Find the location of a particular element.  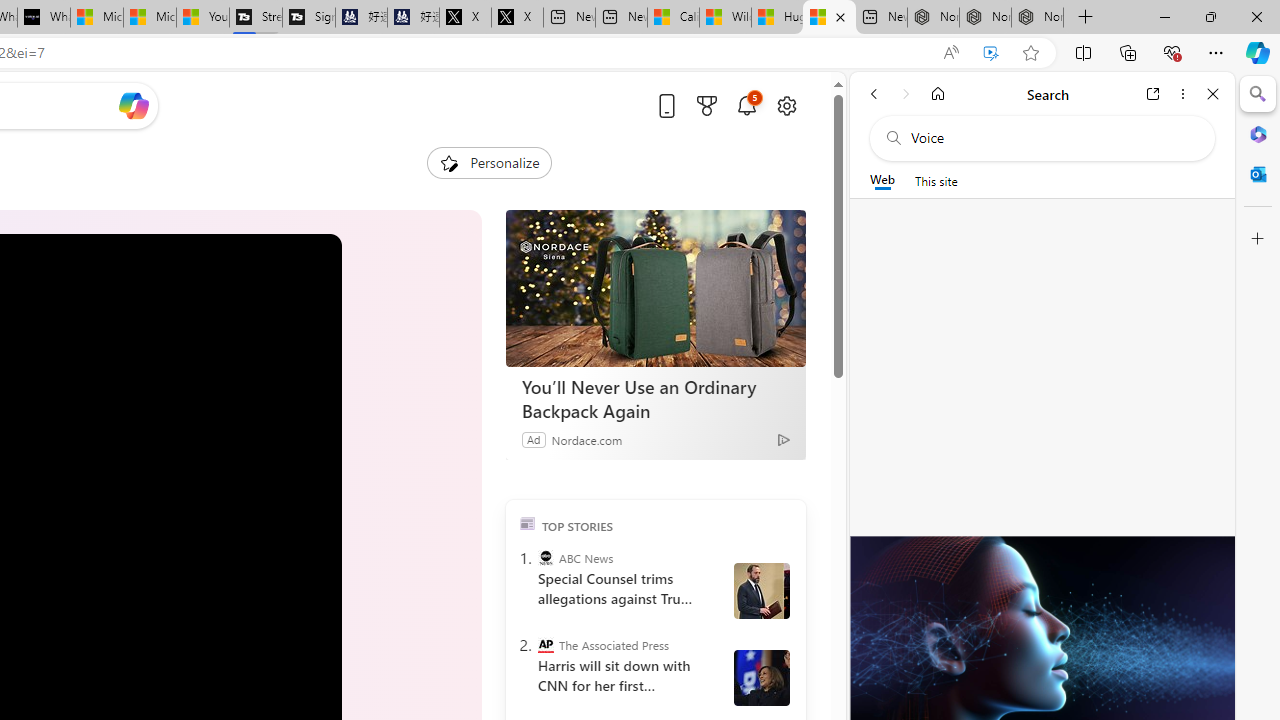

'More options' is located at coordinates (1182, 93).